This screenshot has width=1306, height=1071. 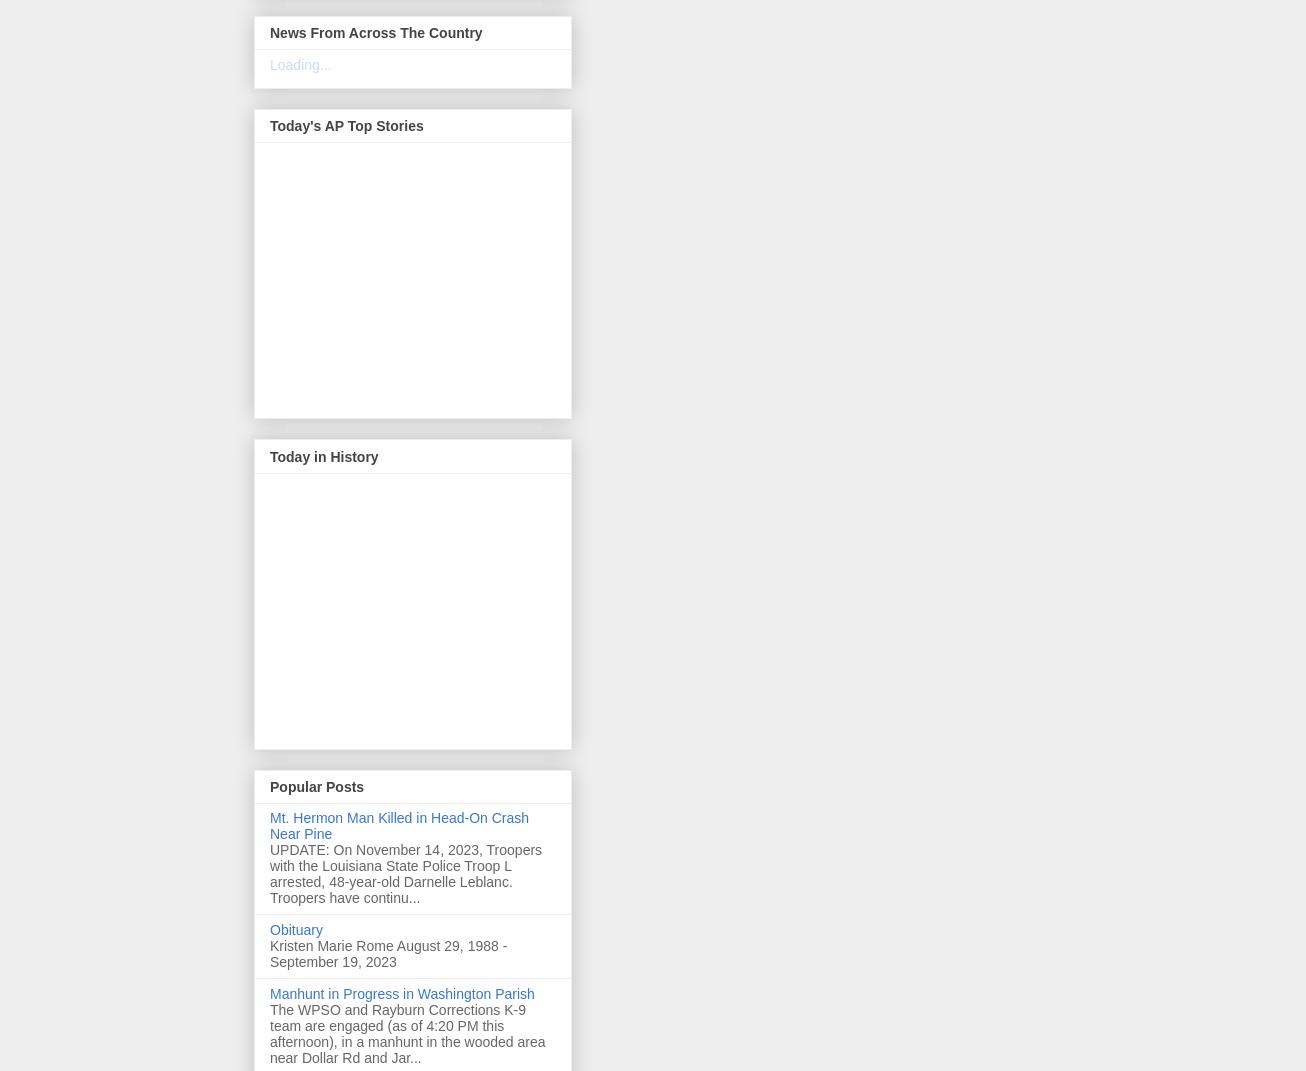 What do you see at coordinates (399, 824) in the screenshot?
I see `'Mt. Hermon Man Killed in Head-On Crash Near Pine'` at bounding box center [399, 824].